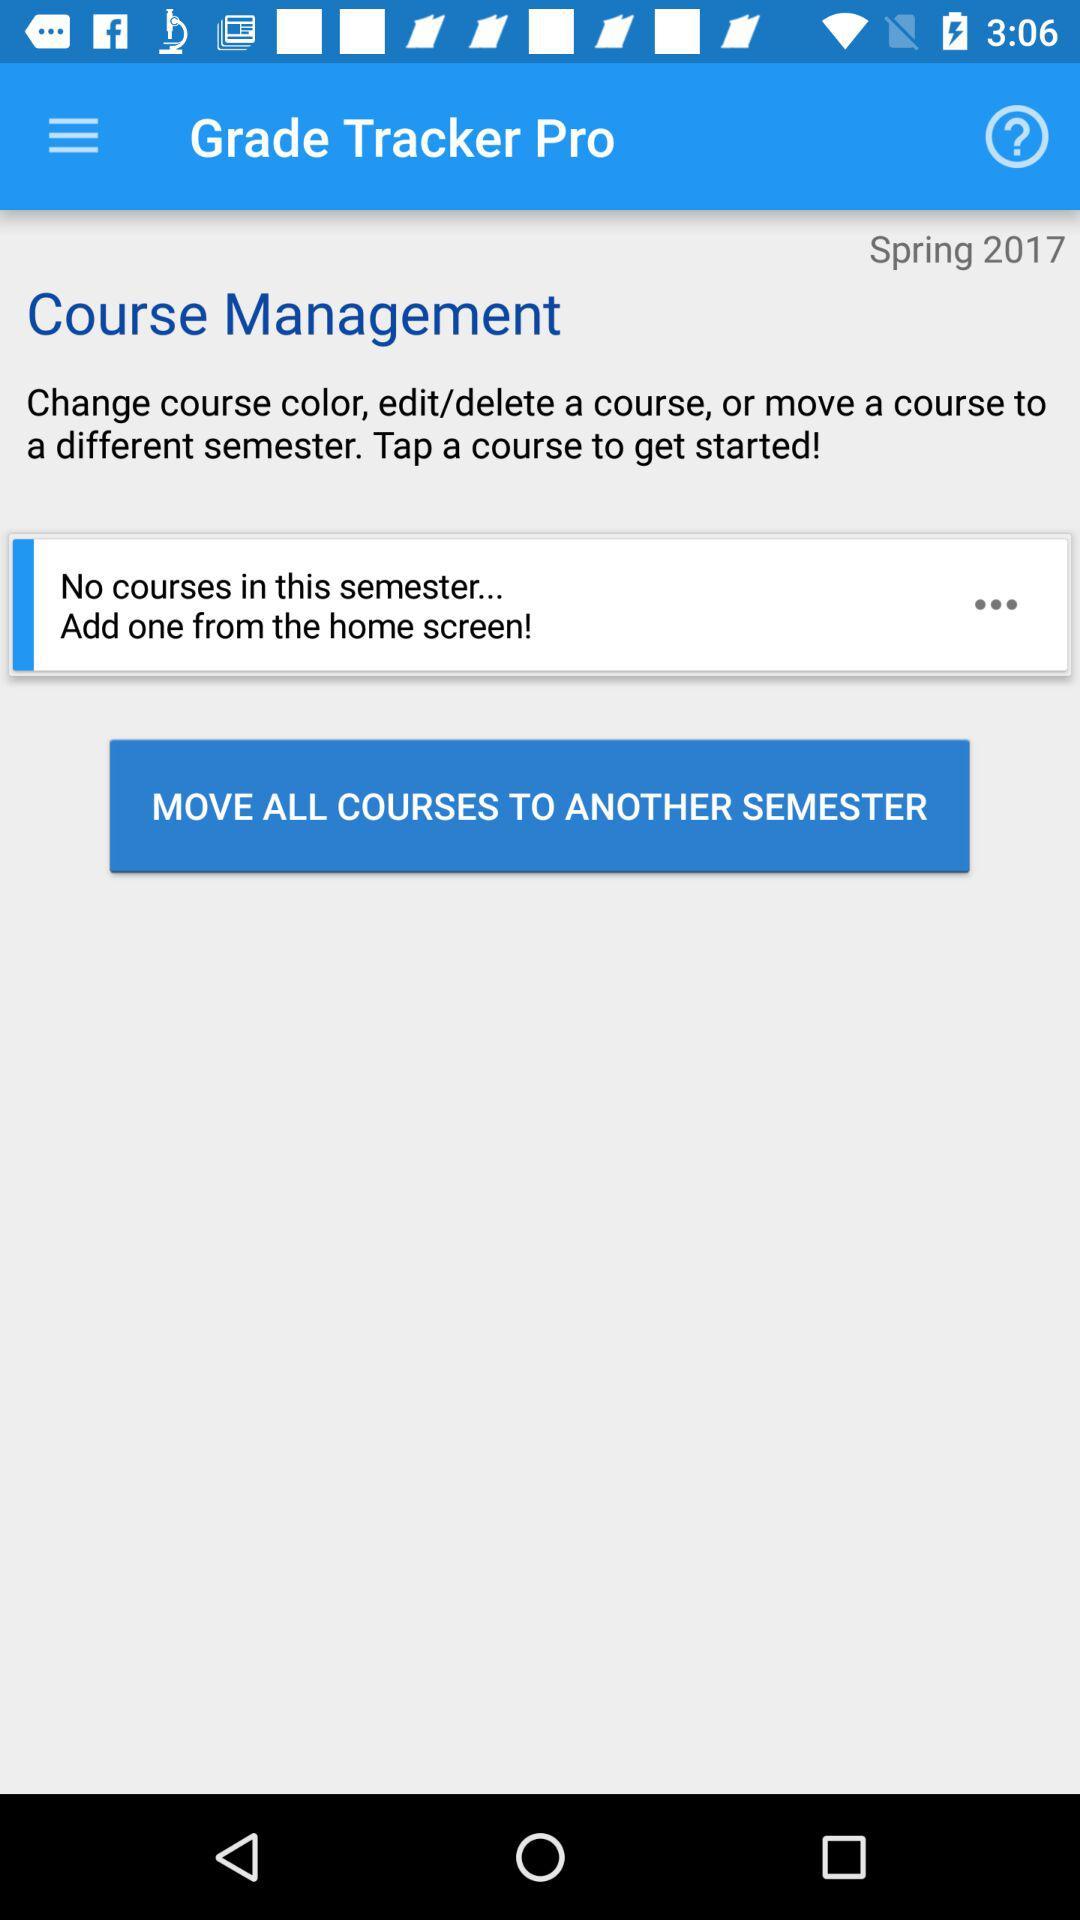 The height and width of the screenshot is (1920, 1080). Describe the element at coordinates (538, 805) in the screenshot. I see `the move all courses item` at that location.